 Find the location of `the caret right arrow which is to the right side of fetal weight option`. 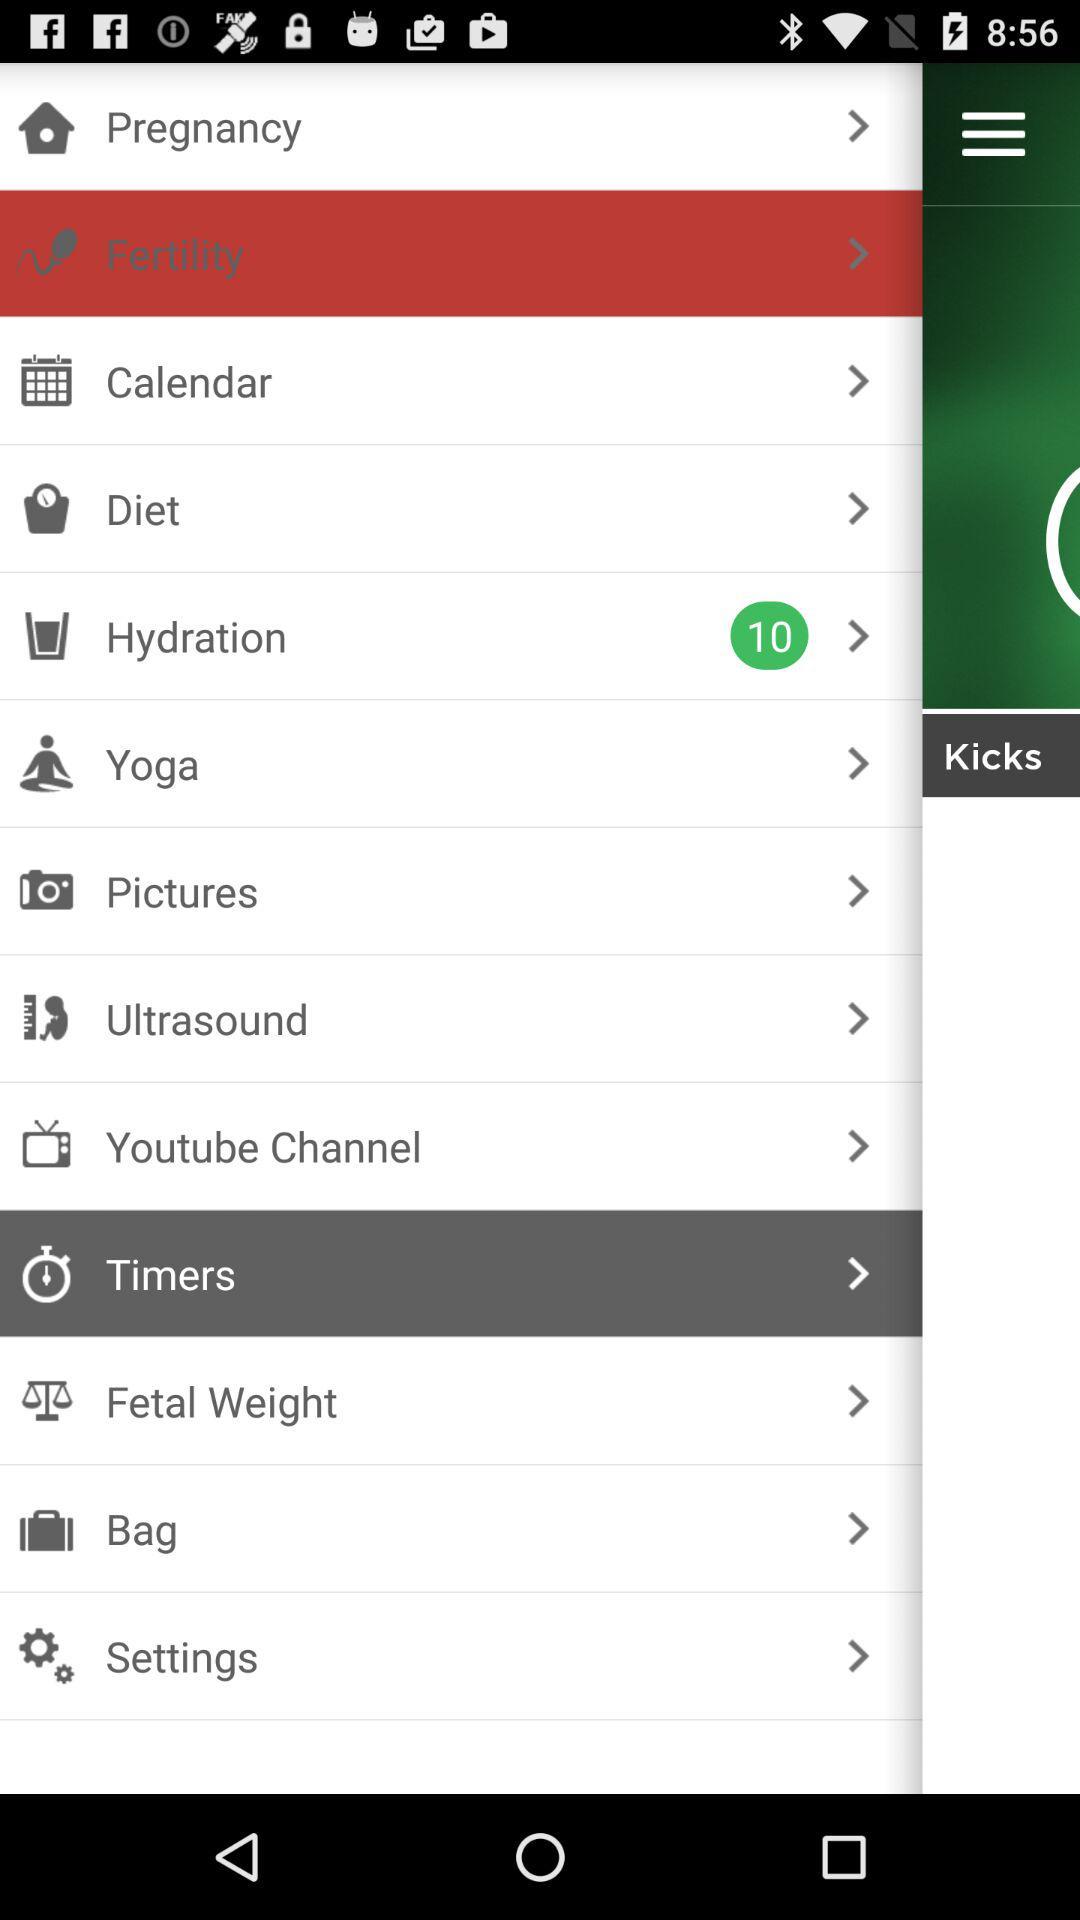

the caret right arrow which is to the right side of fetal weight option is located at coordinates (858, 1400).